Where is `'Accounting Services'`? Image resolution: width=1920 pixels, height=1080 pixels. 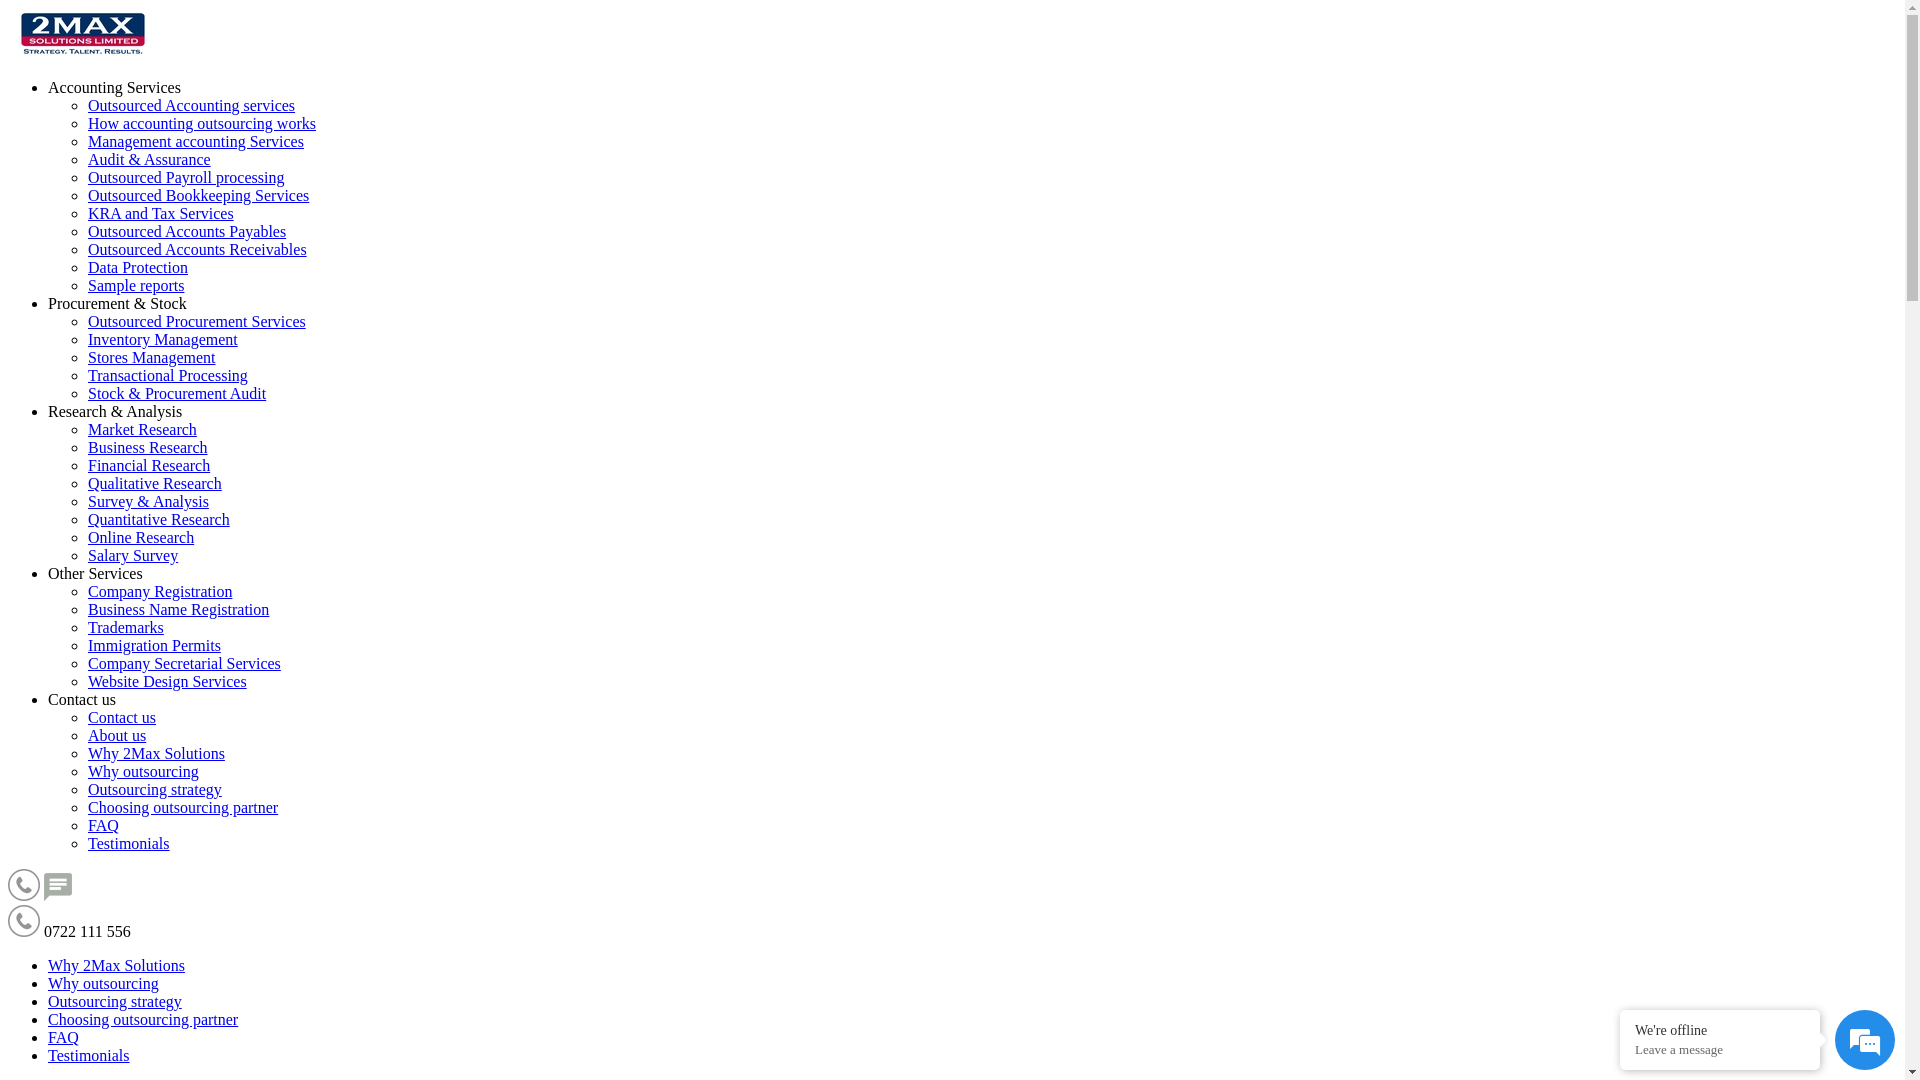
'Accounting Services' is located at coordinates (48, 86).